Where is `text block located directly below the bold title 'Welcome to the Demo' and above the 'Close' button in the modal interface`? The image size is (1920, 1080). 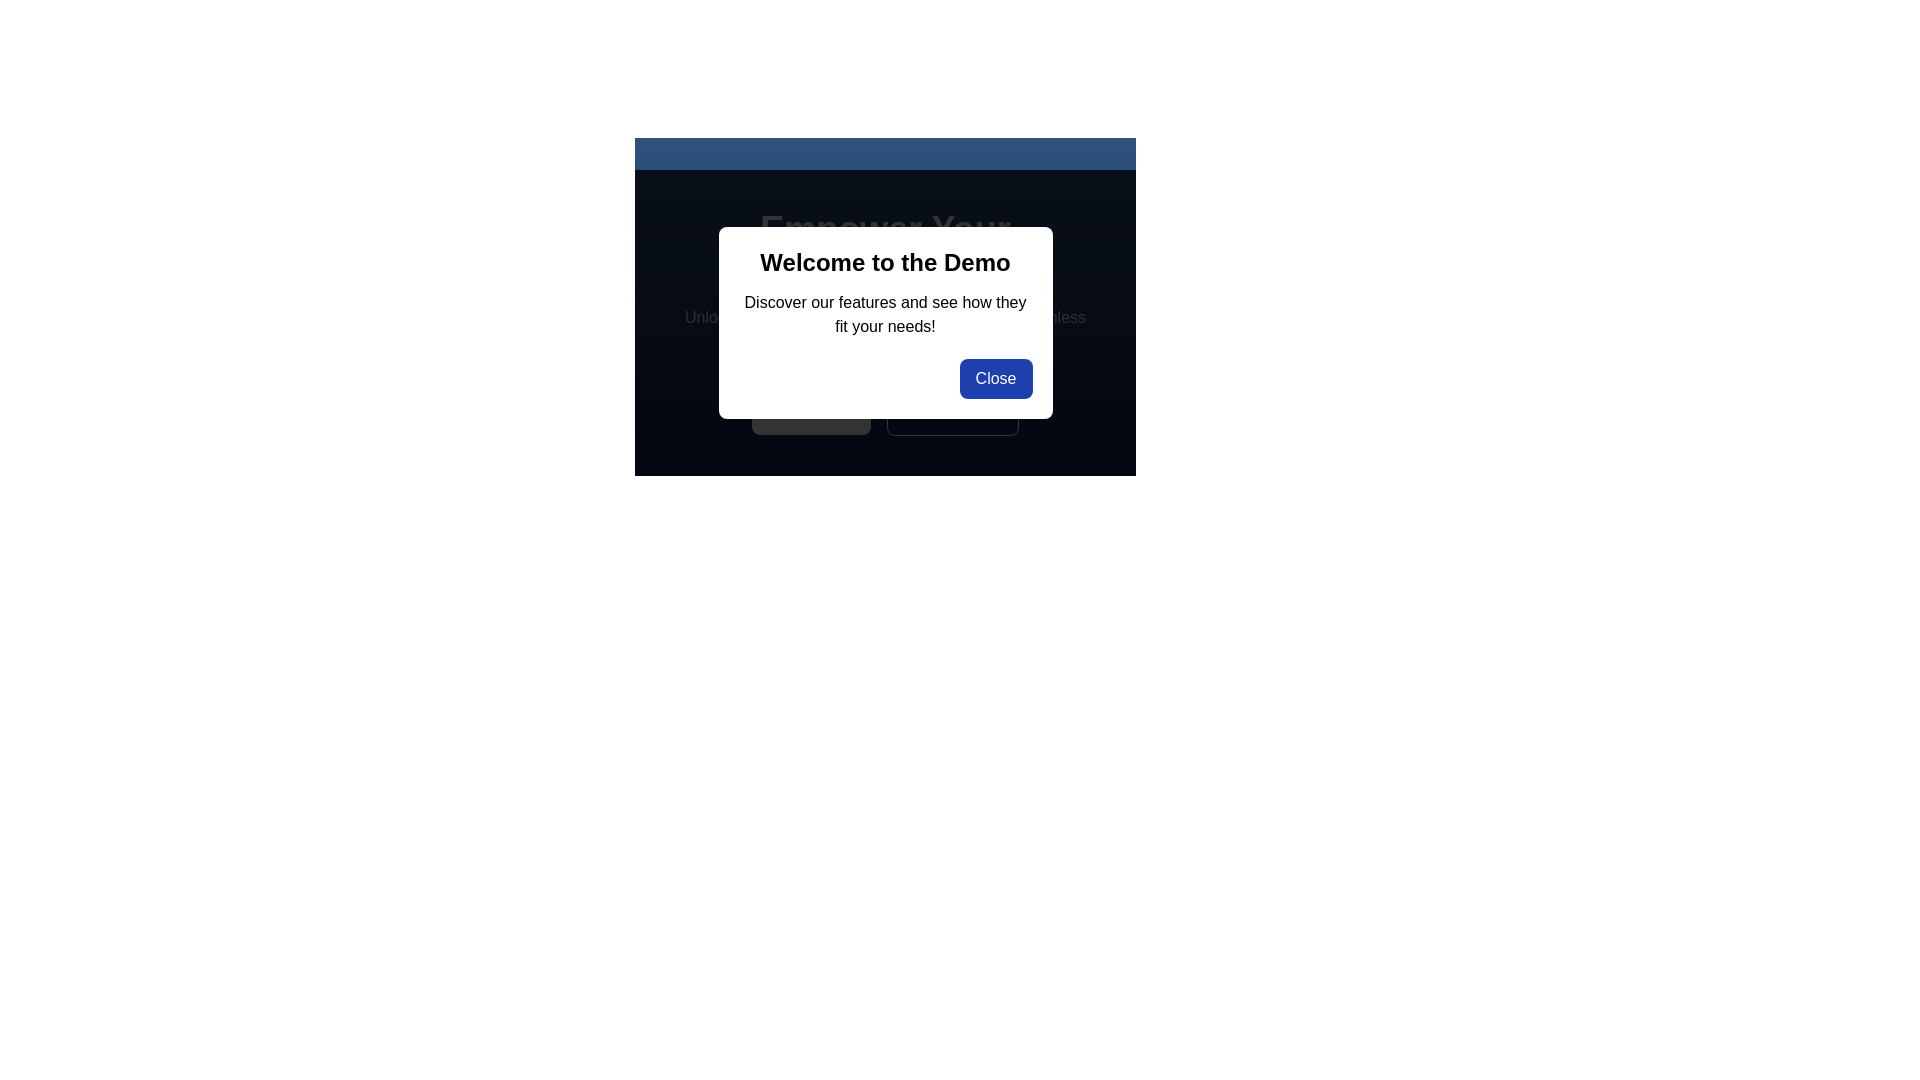
text block located directly below the bold title 'Welcome to the Demo' and above the 'Close' button in the modal interface is located at coordinates (884, 315).